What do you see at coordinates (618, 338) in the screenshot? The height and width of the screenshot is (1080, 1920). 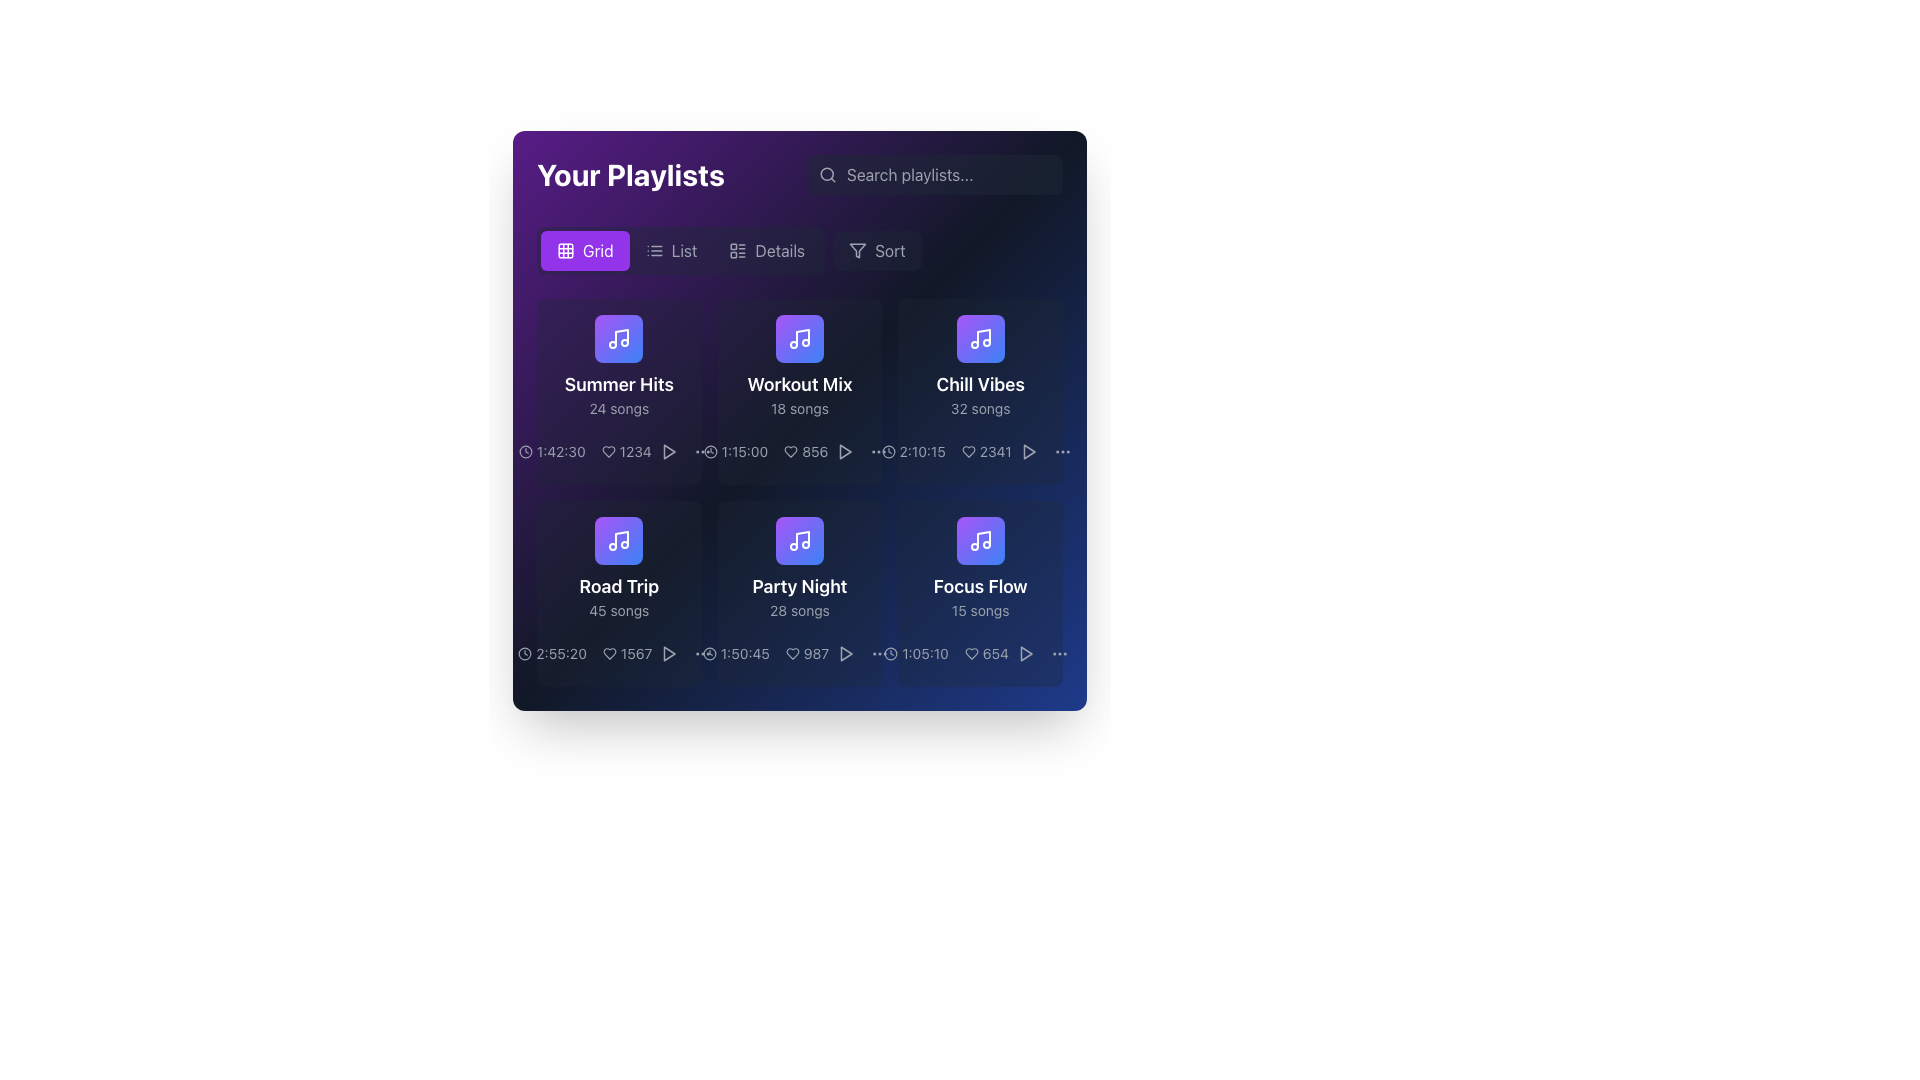 I see `the 'Summer Hits' playlist icon` at bounding box center [618, 338].